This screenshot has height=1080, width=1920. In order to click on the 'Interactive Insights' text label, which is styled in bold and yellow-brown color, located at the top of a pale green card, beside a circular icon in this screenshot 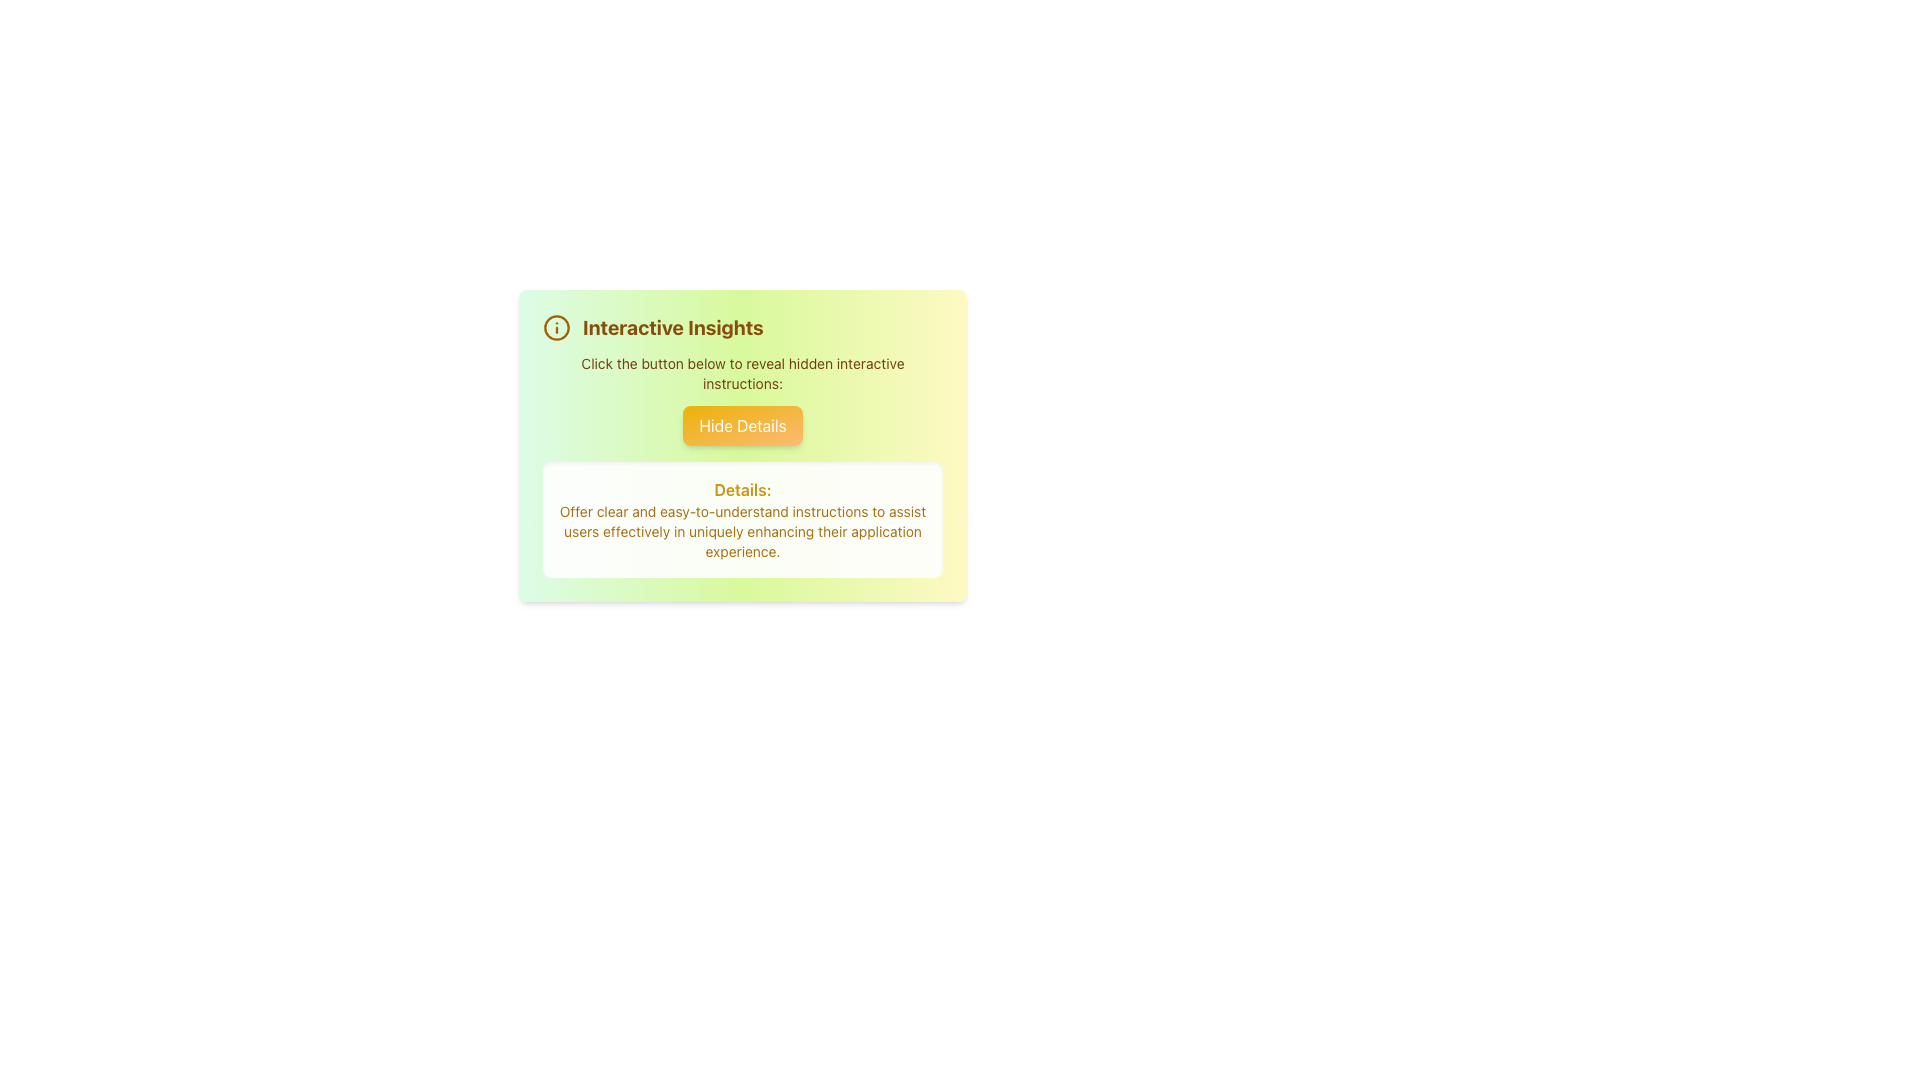, I will do `click(673, 326)`.